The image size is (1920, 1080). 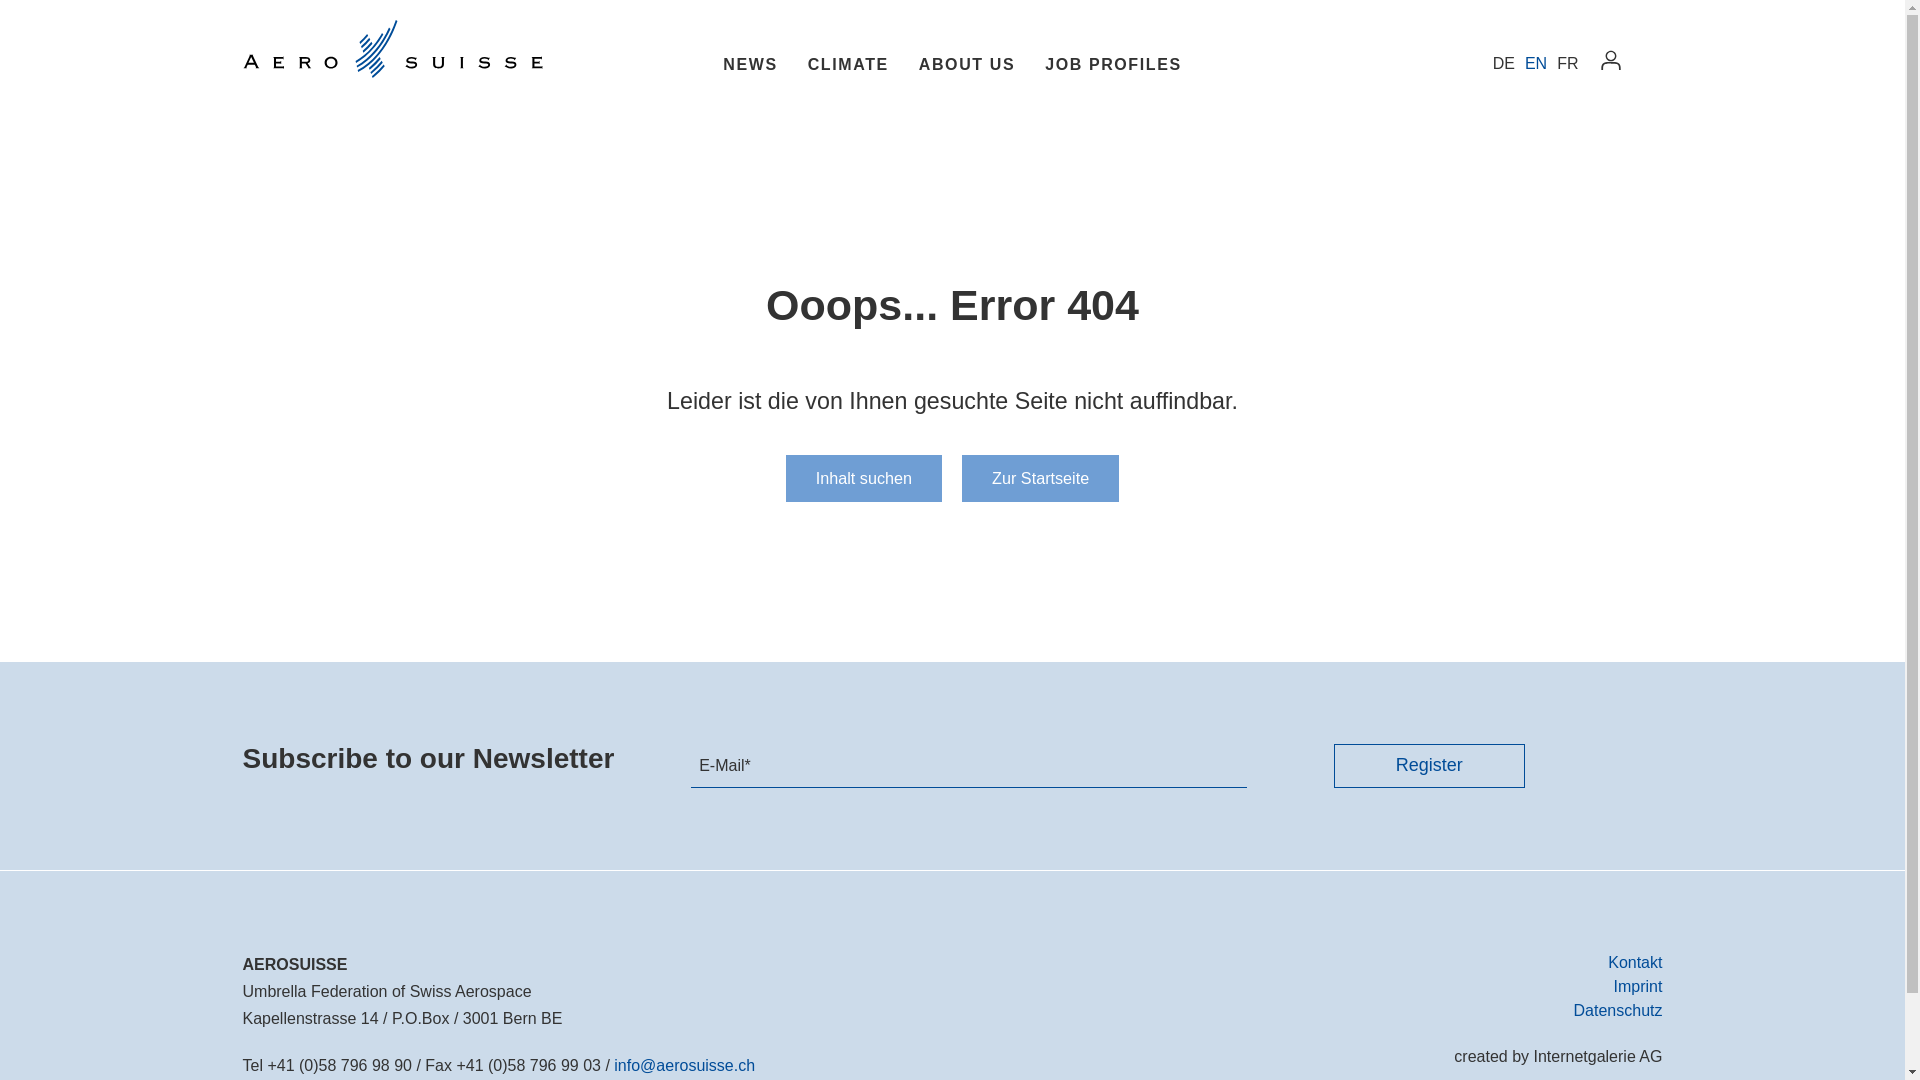 I want to click on 'Imprint', so click(x=1613, y=985).